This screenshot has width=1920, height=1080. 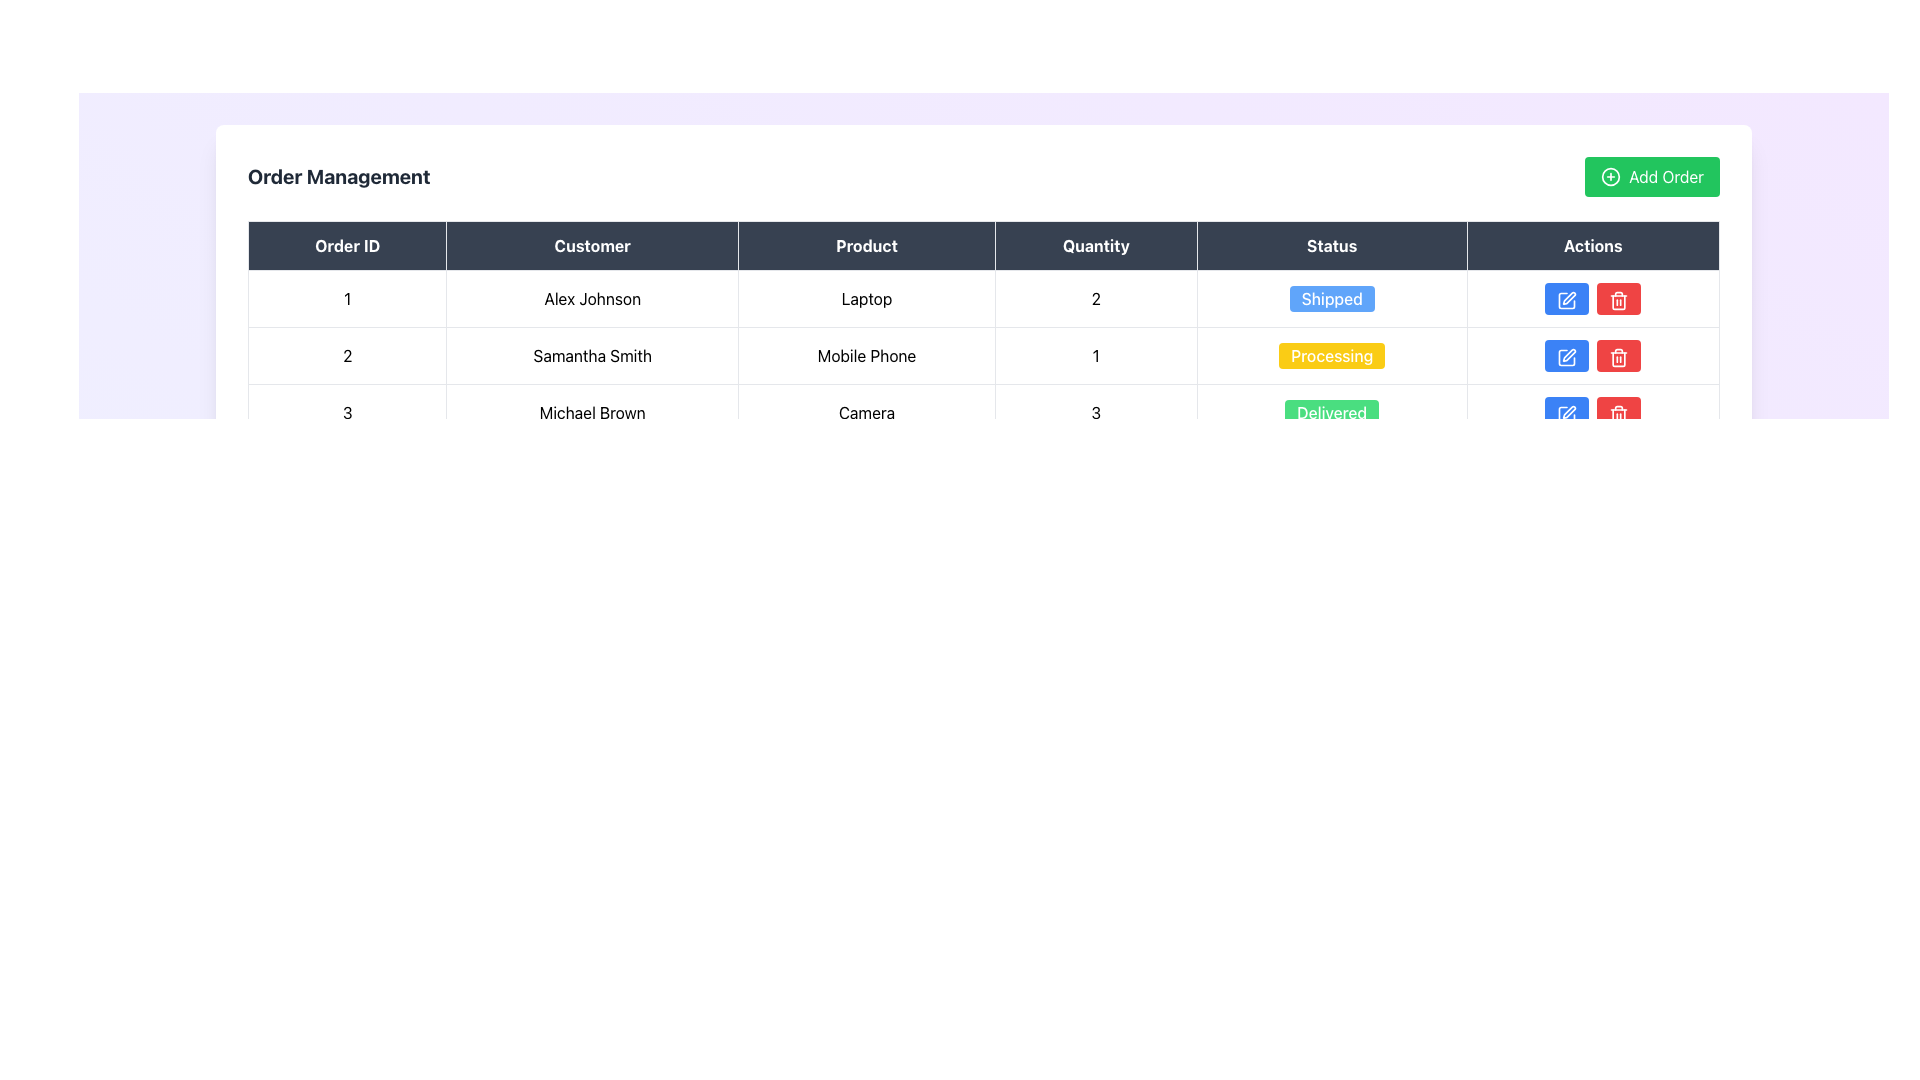 What do you see at coordinates (1332, 299) in the screenshot?
I see `the 'Shipped' status label in the 'Status' column, adjacent to Order ID 1 for customer Alex Johnson` at bounding box center [1332, 299].